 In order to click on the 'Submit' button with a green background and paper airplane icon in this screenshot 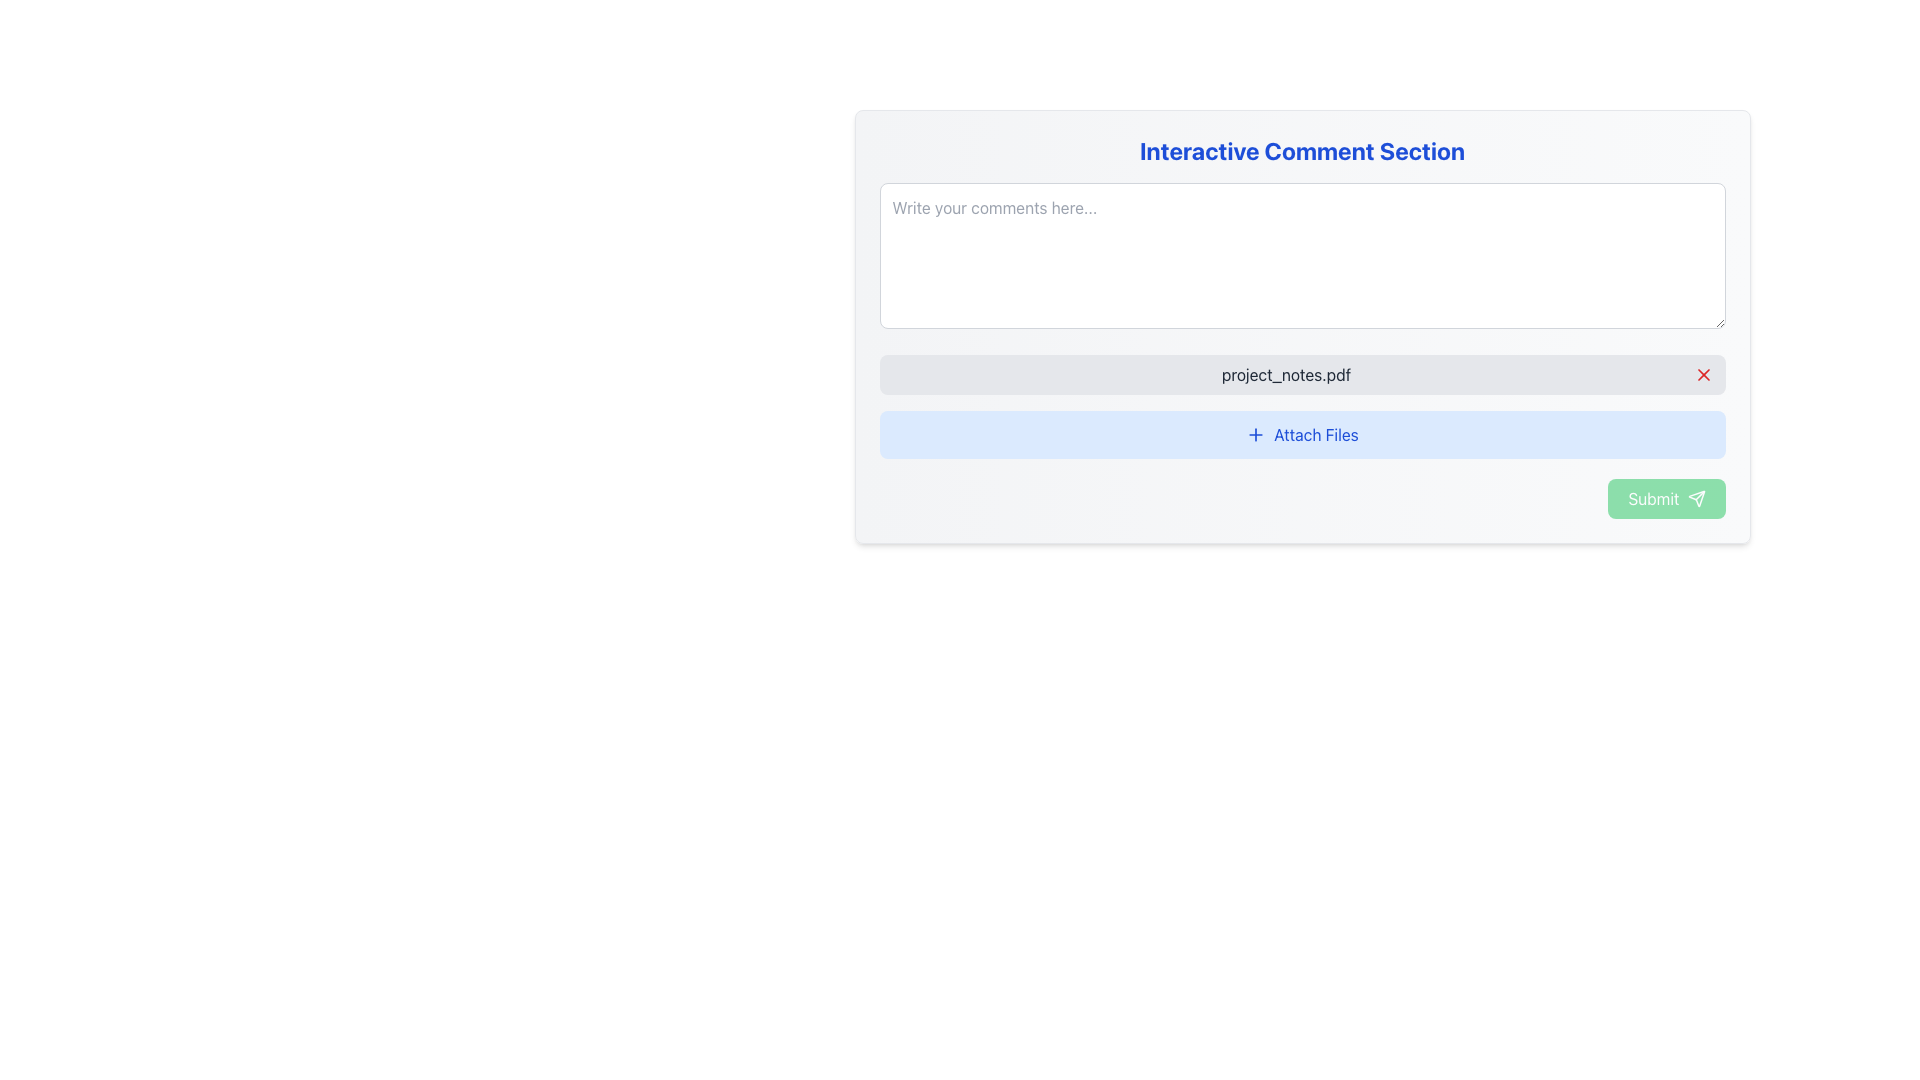, I will do `click(1666, 497)`.